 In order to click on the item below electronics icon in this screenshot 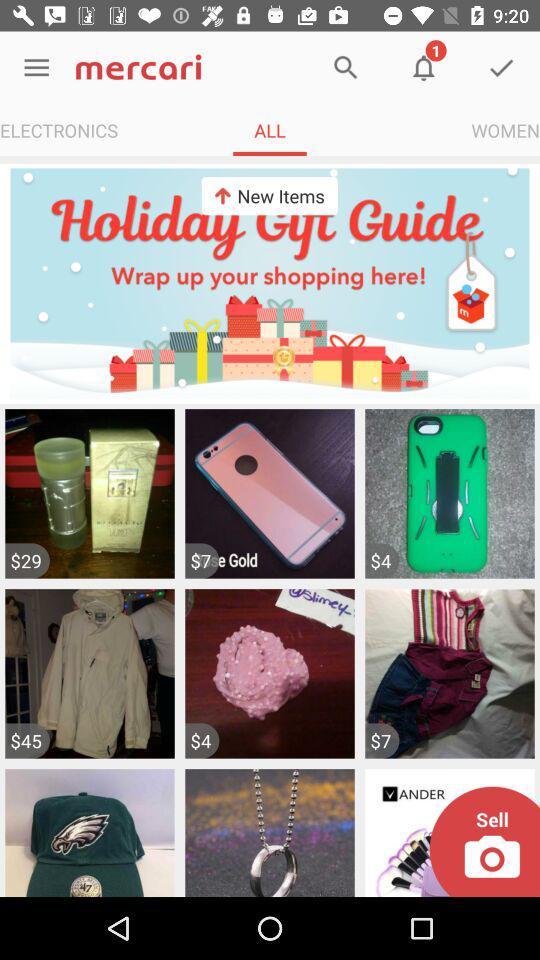, I will do `click(270, 282)`.